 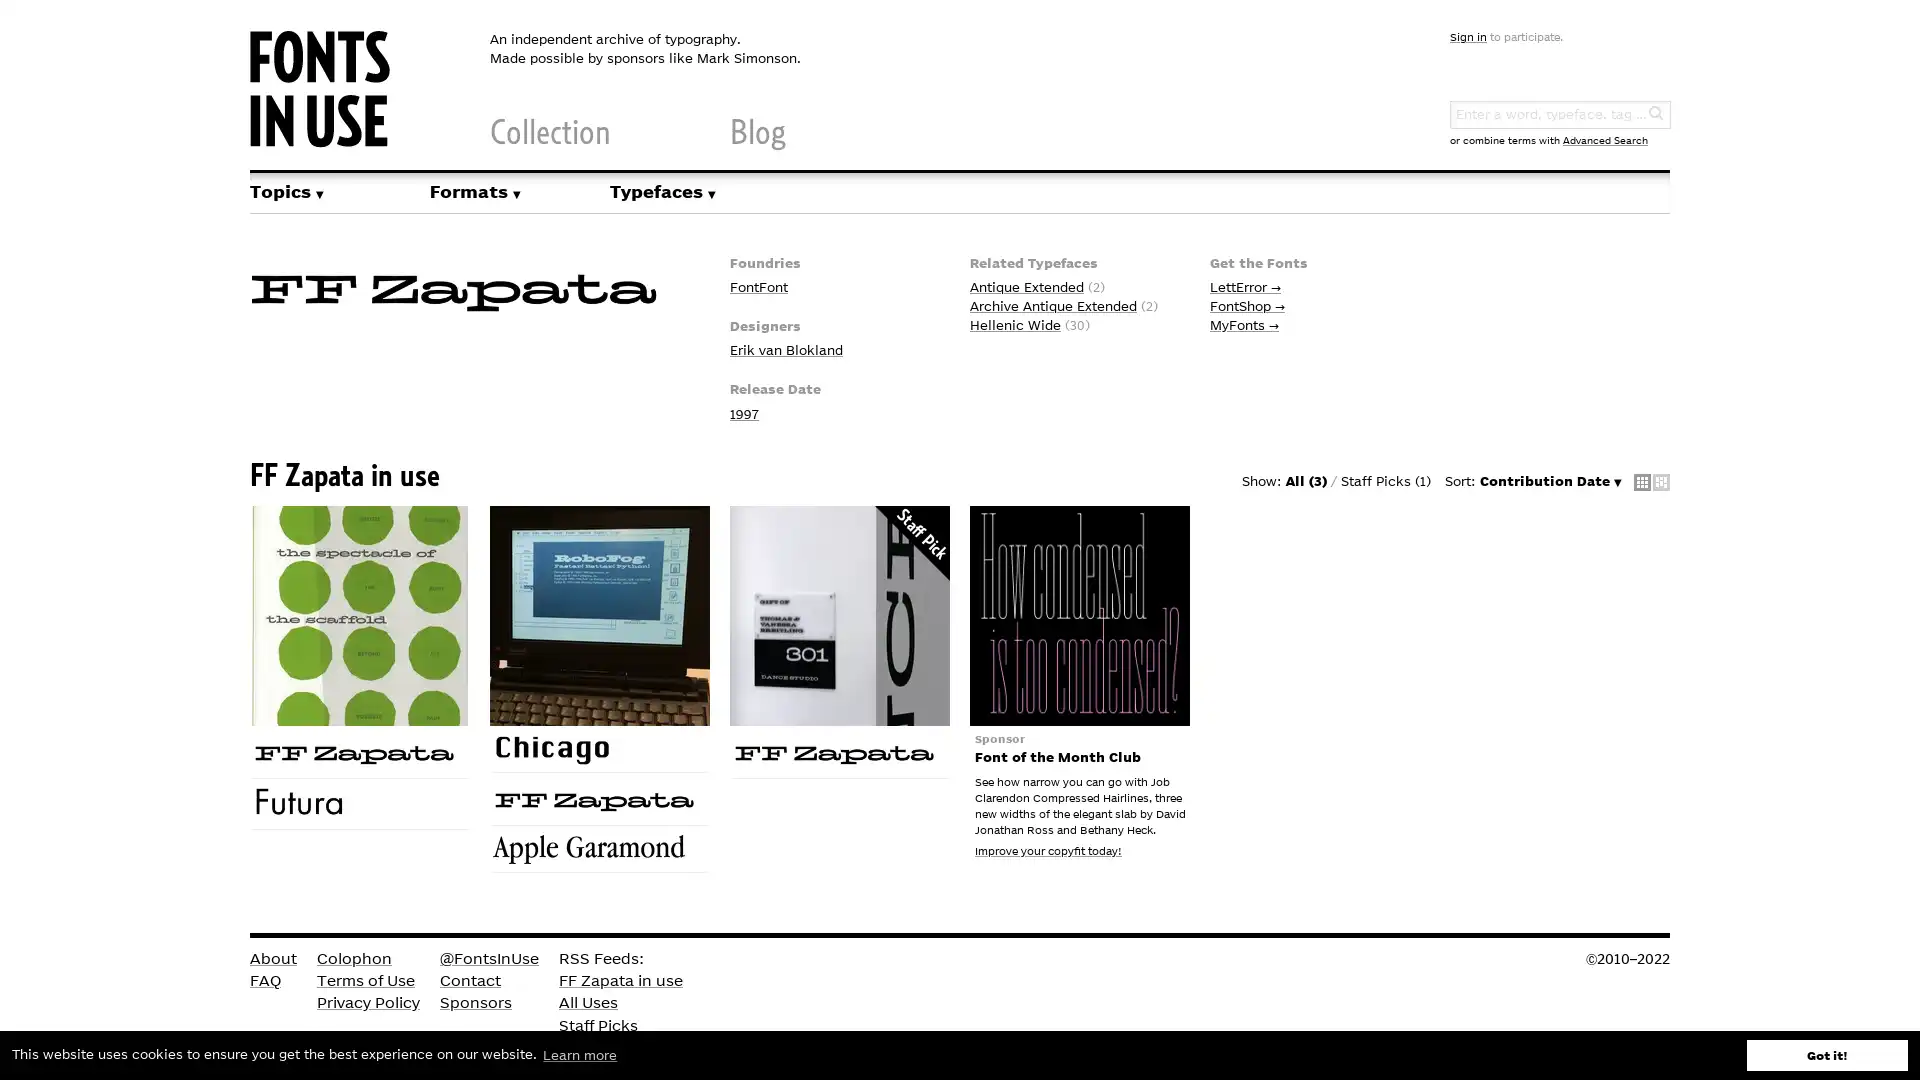 I want to click on dismiss cookie message, so click(x=1827, y=1054).